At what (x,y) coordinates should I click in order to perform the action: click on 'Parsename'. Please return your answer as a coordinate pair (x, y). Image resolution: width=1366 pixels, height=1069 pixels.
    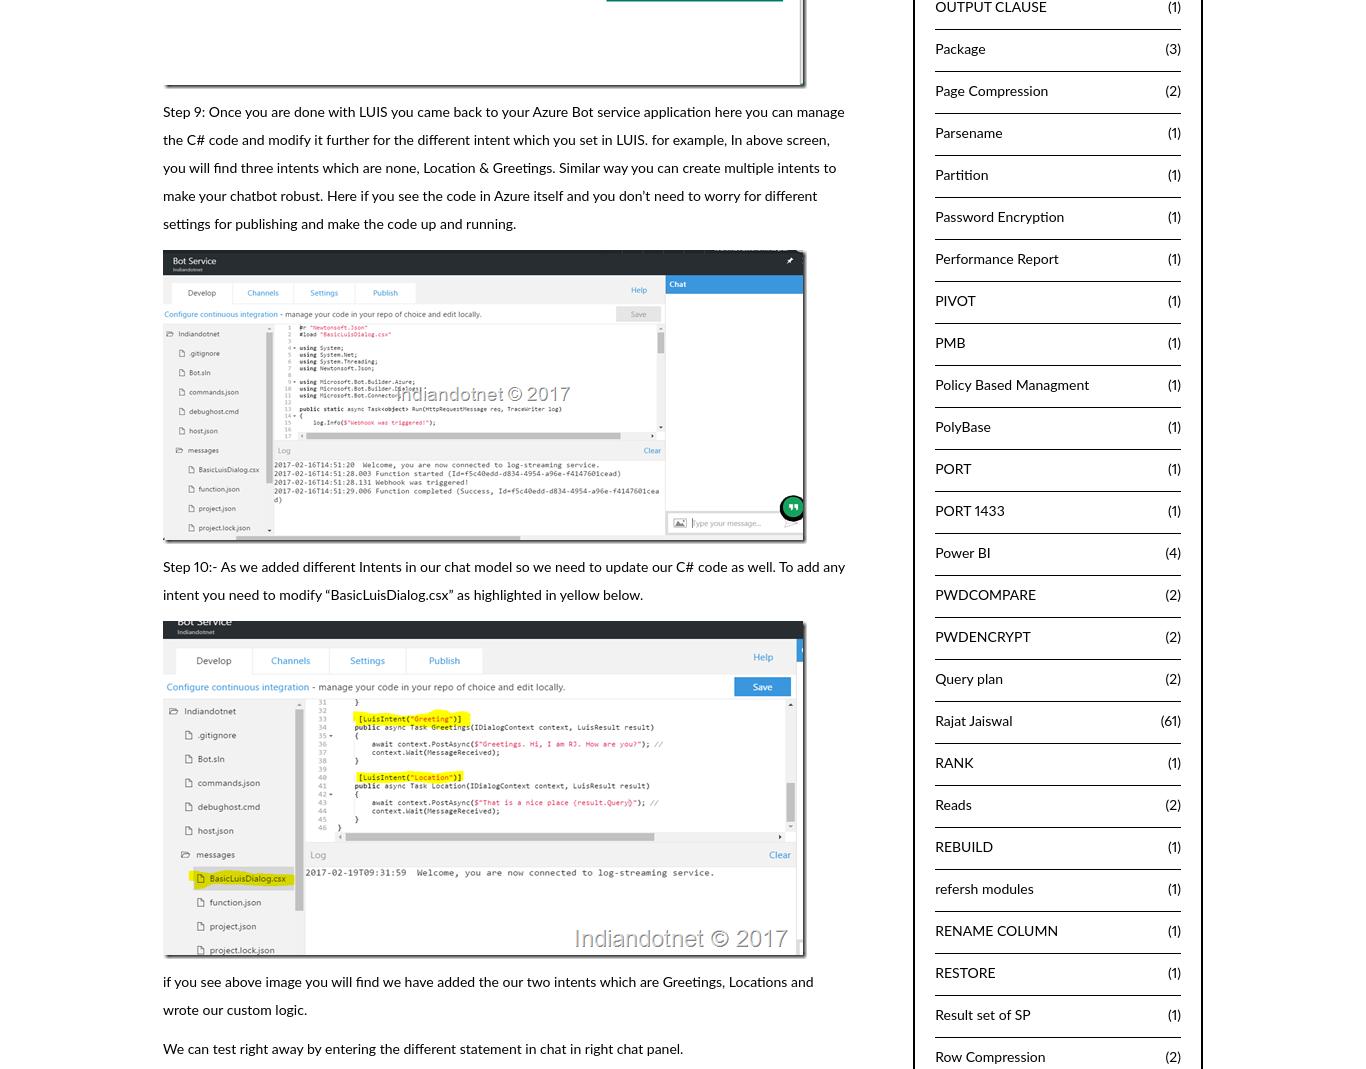
    Looking at the image, I should click on (968, 132).